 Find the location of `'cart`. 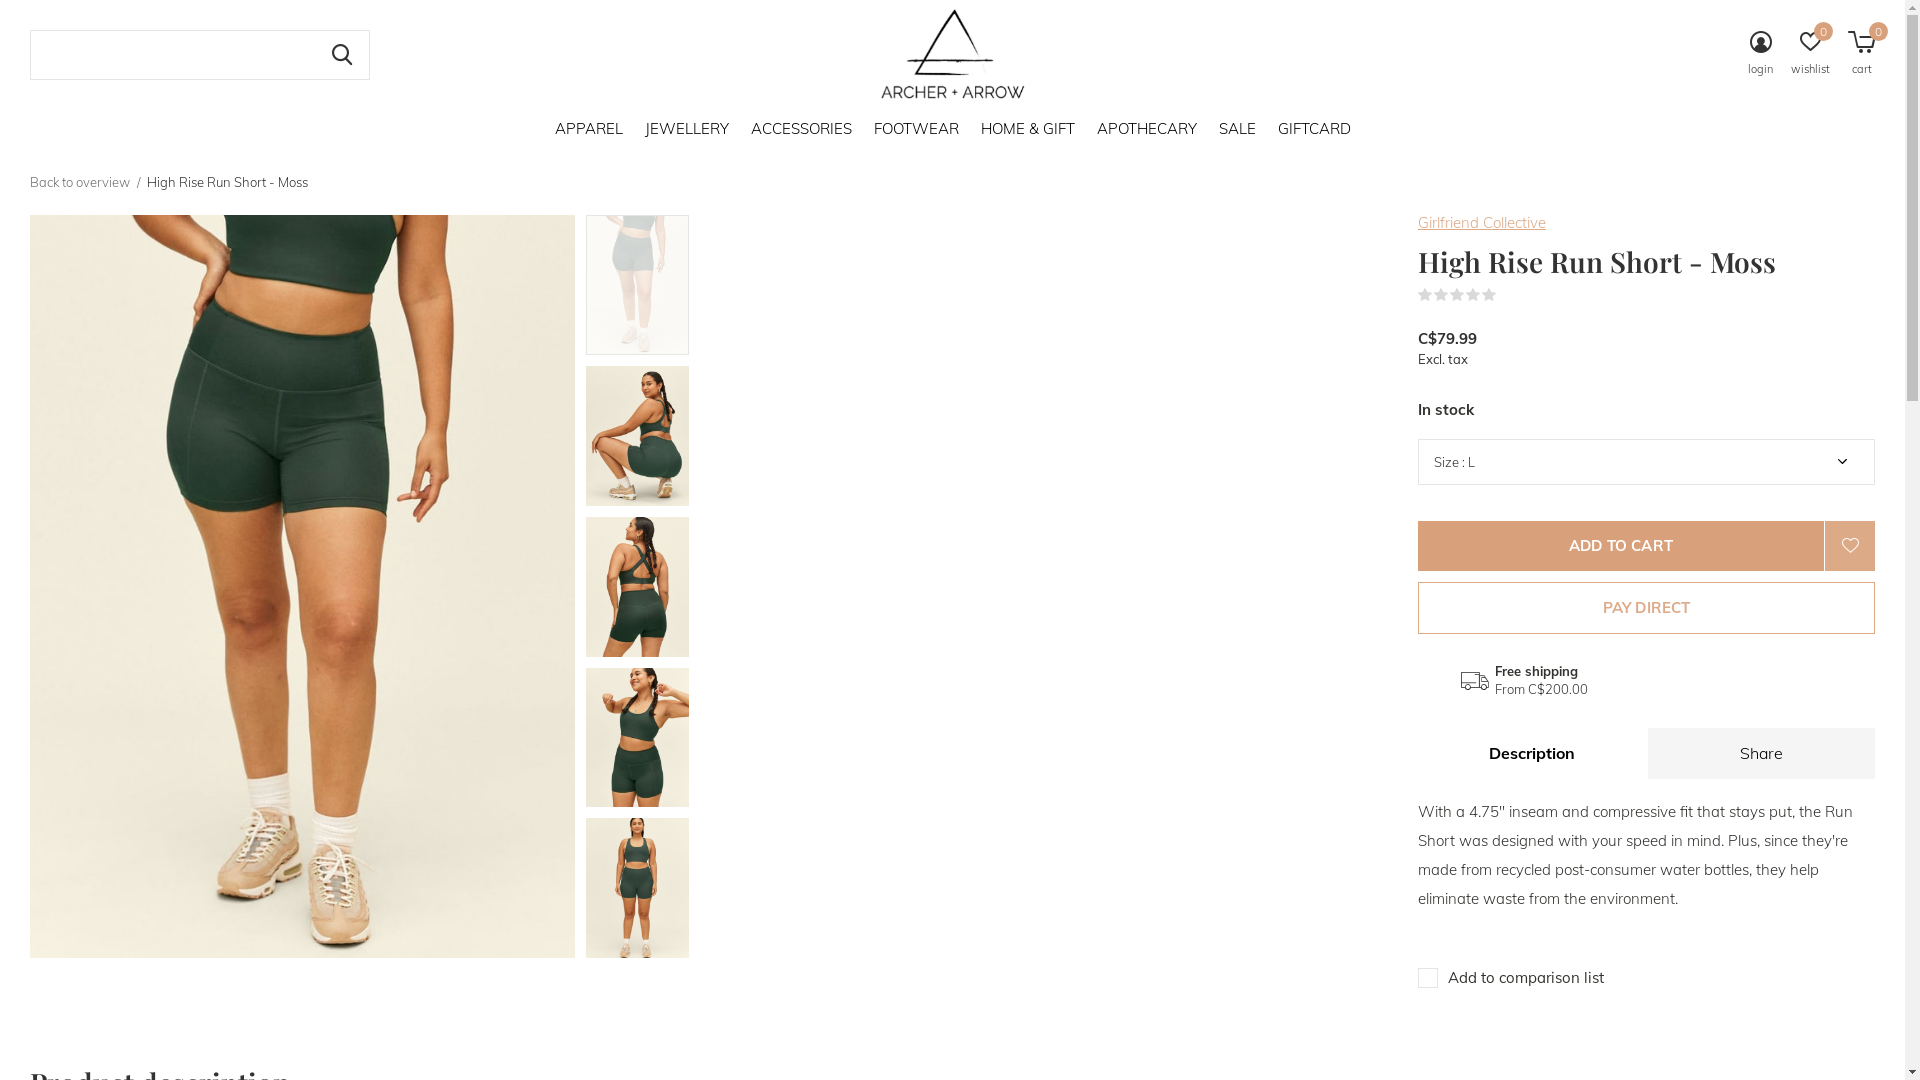

'cart is located at coordinates (1847, 55).